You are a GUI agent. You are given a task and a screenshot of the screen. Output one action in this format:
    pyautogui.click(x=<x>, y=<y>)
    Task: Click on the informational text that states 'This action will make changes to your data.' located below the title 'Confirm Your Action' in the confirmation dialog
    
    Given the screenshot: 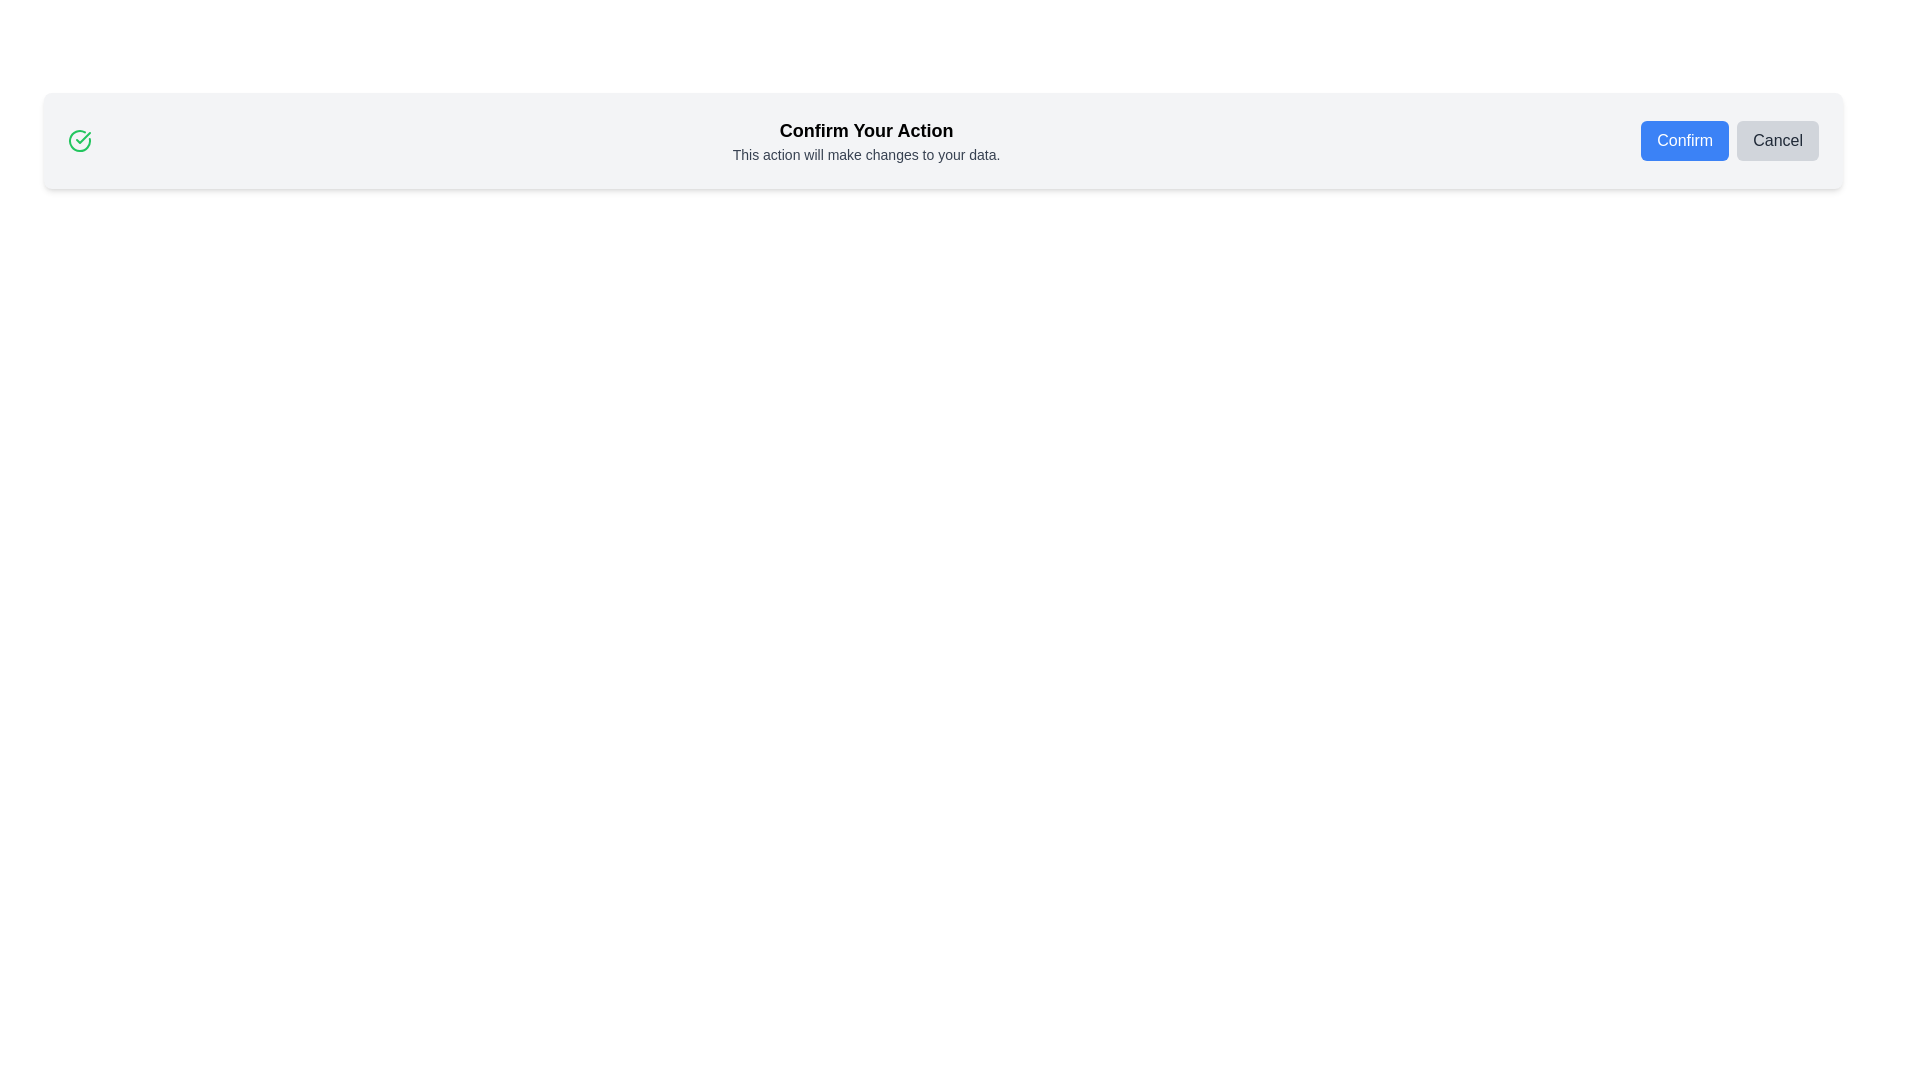 What is the action you would take?
    pyautogui.click(x=866, y=153)
    